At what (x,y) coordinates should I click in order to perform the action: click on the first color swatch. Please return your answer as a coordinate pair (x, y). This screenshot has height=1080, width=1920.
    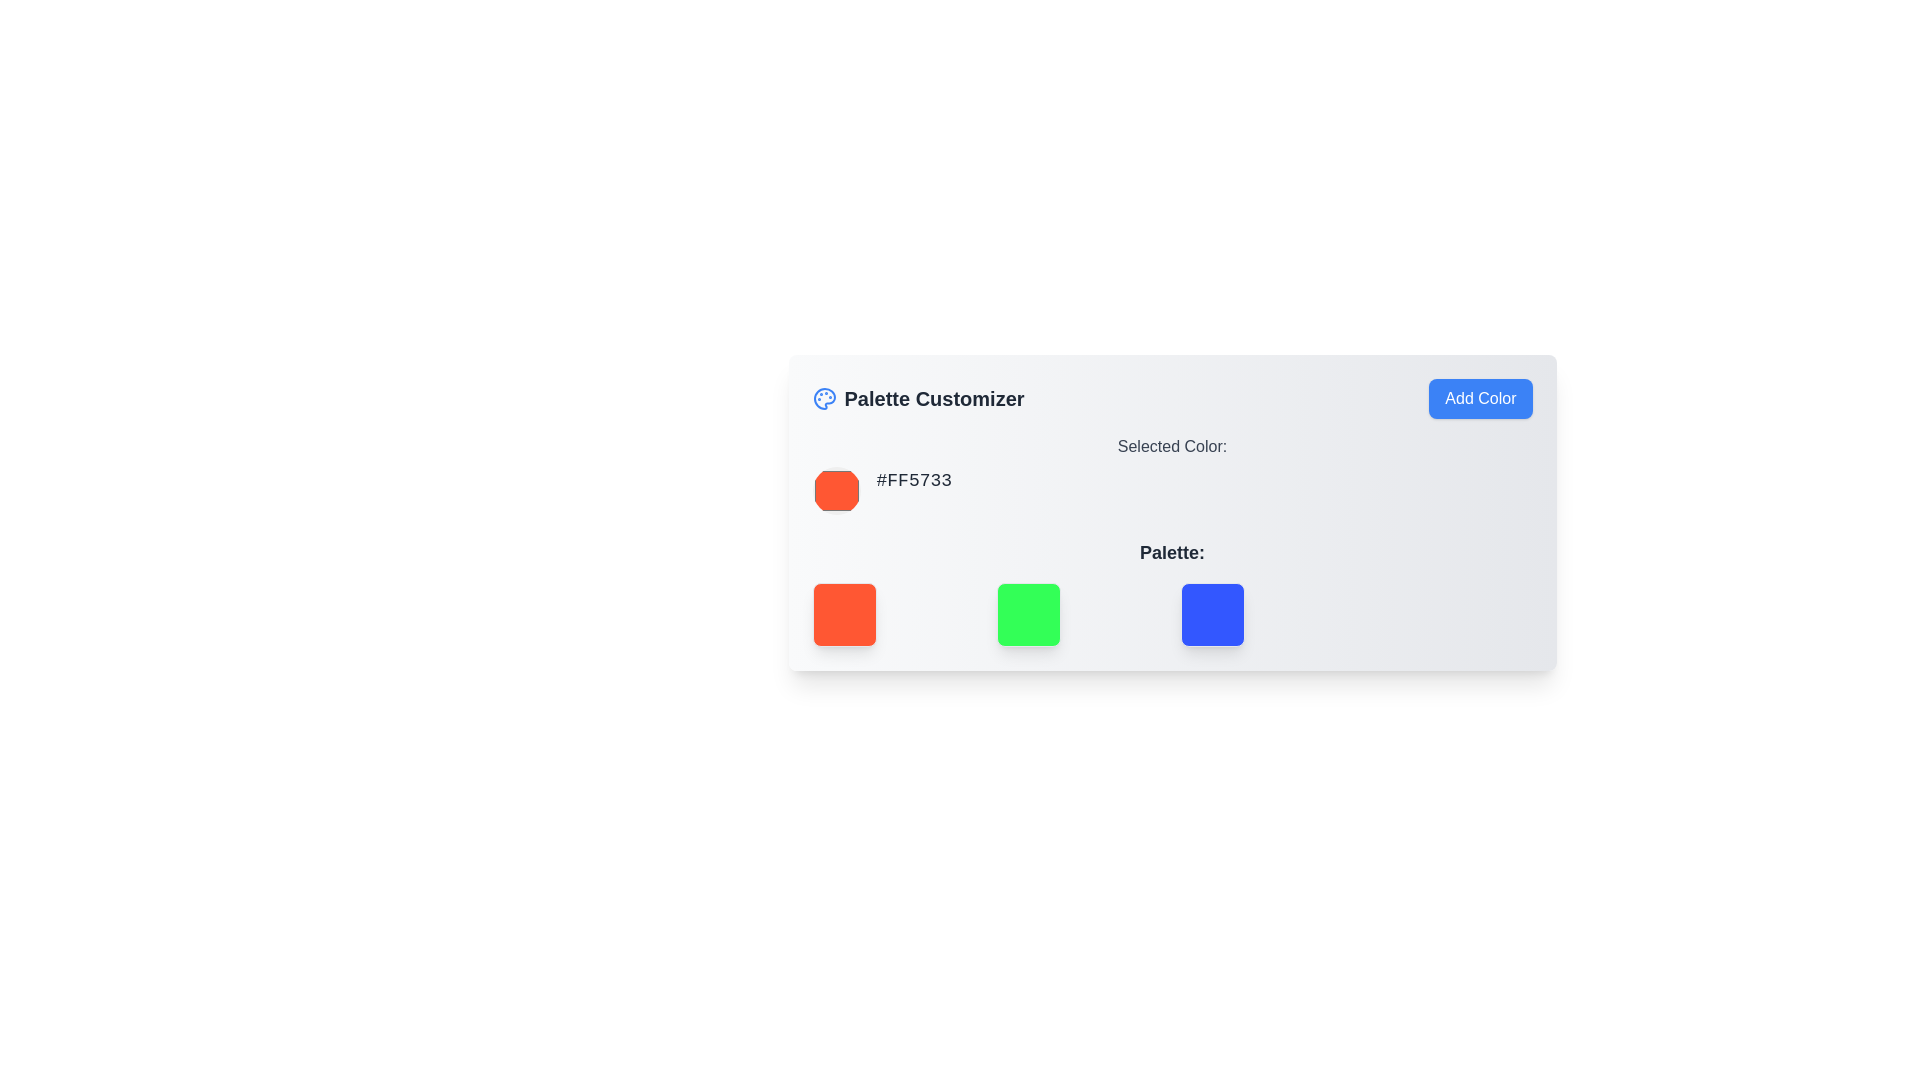
    Looking at the image, I should click on (895, 613).